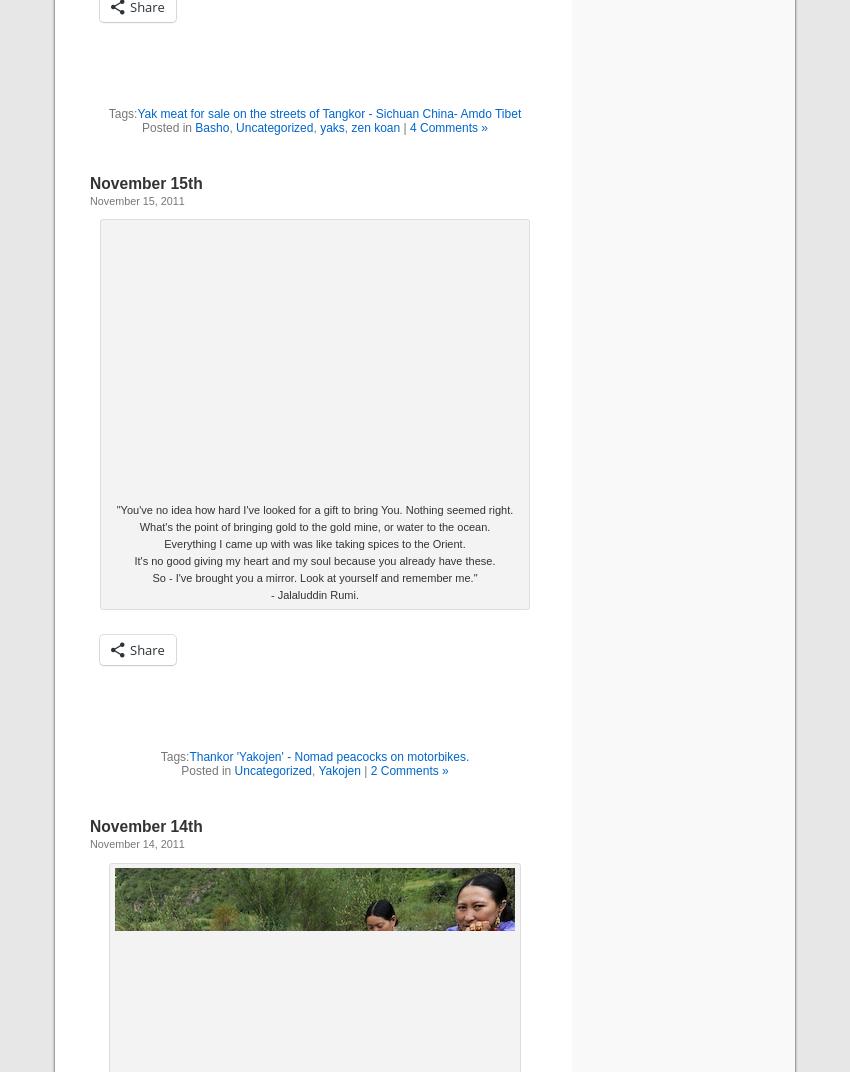 The height and width of the screenshot is (1072, 850). Describe the element at coordinates (329, 757) in the screenshot. I see `'Thankor 'Yakojen' - Nomad peacocks on motorbikes.'` at that location.